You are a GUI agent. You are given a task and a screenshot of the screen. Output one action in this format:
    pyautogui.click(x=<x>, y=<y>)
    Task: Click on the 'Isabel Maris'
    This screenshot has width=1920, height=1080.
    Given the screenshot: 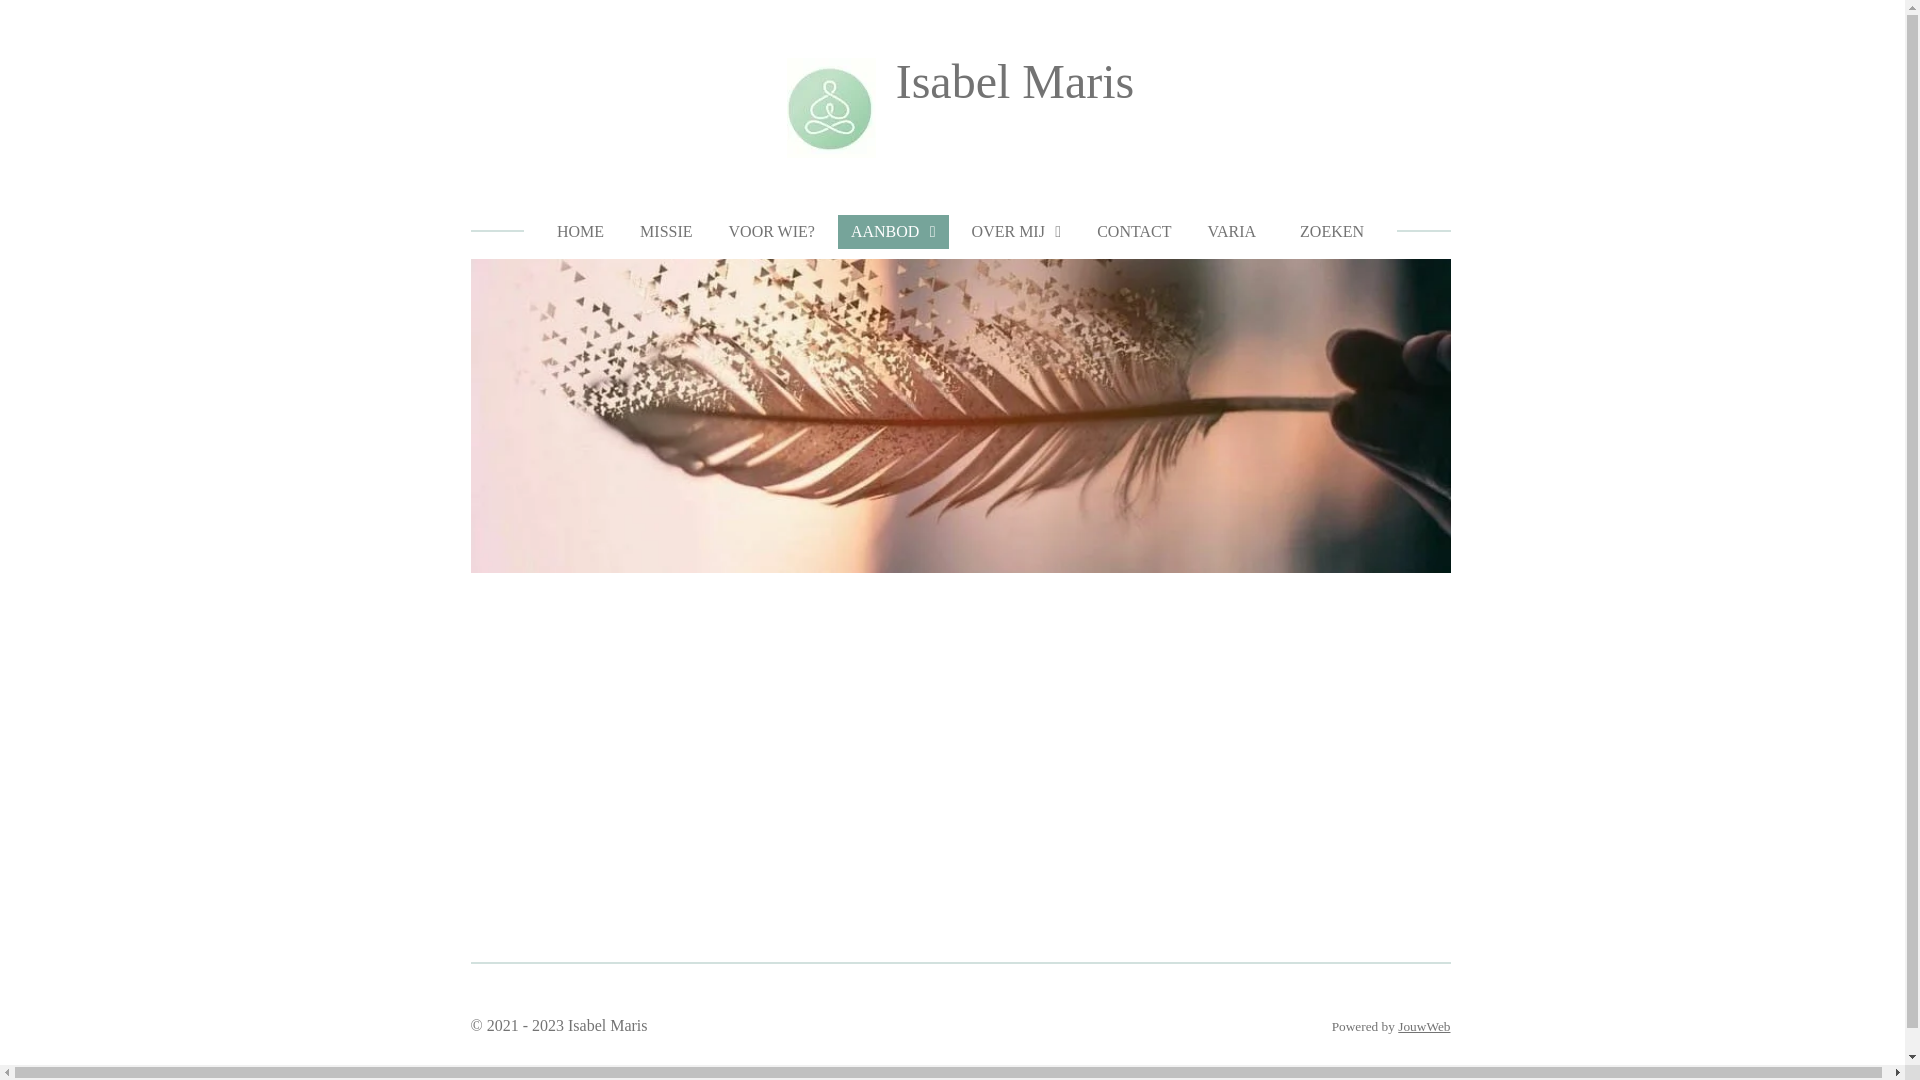 What is the action you would take?
    pyautogui.click(x=1015, y=80)
    